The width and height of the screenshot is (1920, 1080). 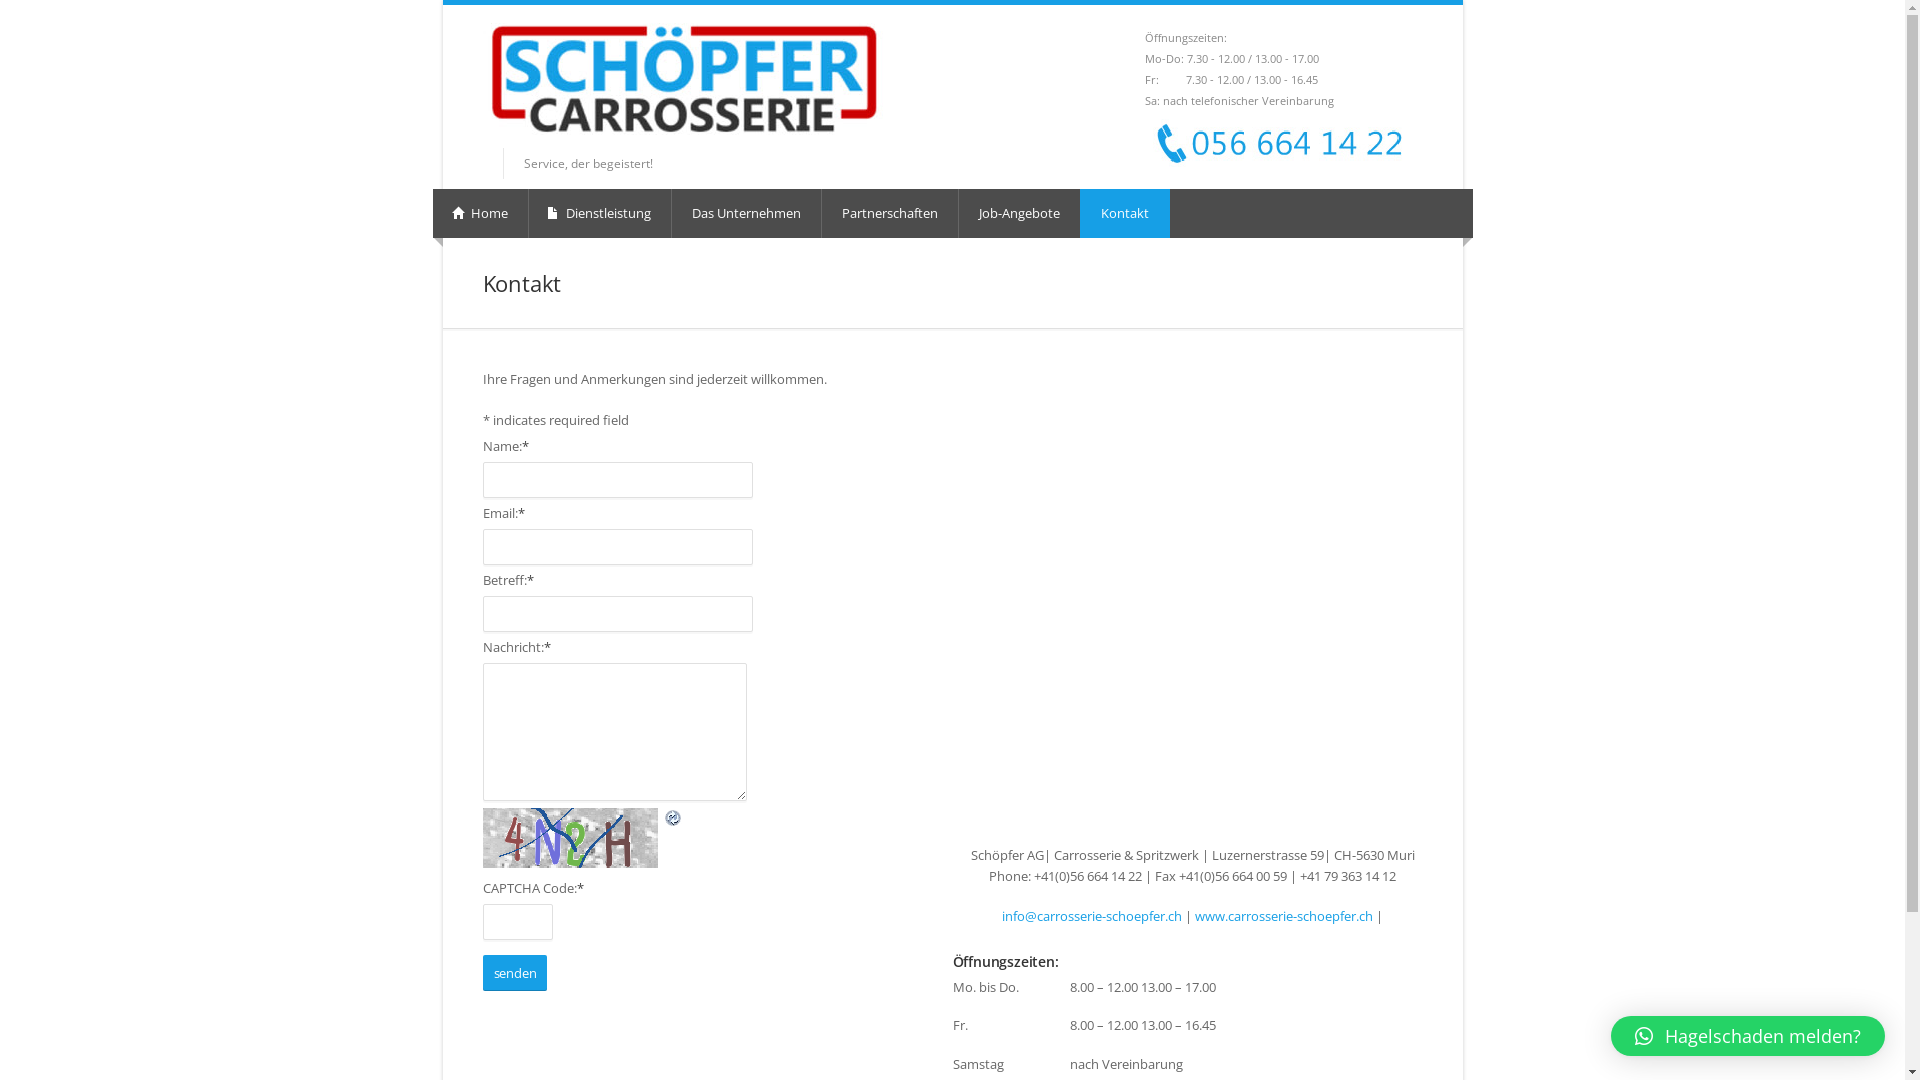 What do you see at coordinates (1124, 213) in the screenshot?
I see `'Kontakt'` at bounding box center [1124, 213].